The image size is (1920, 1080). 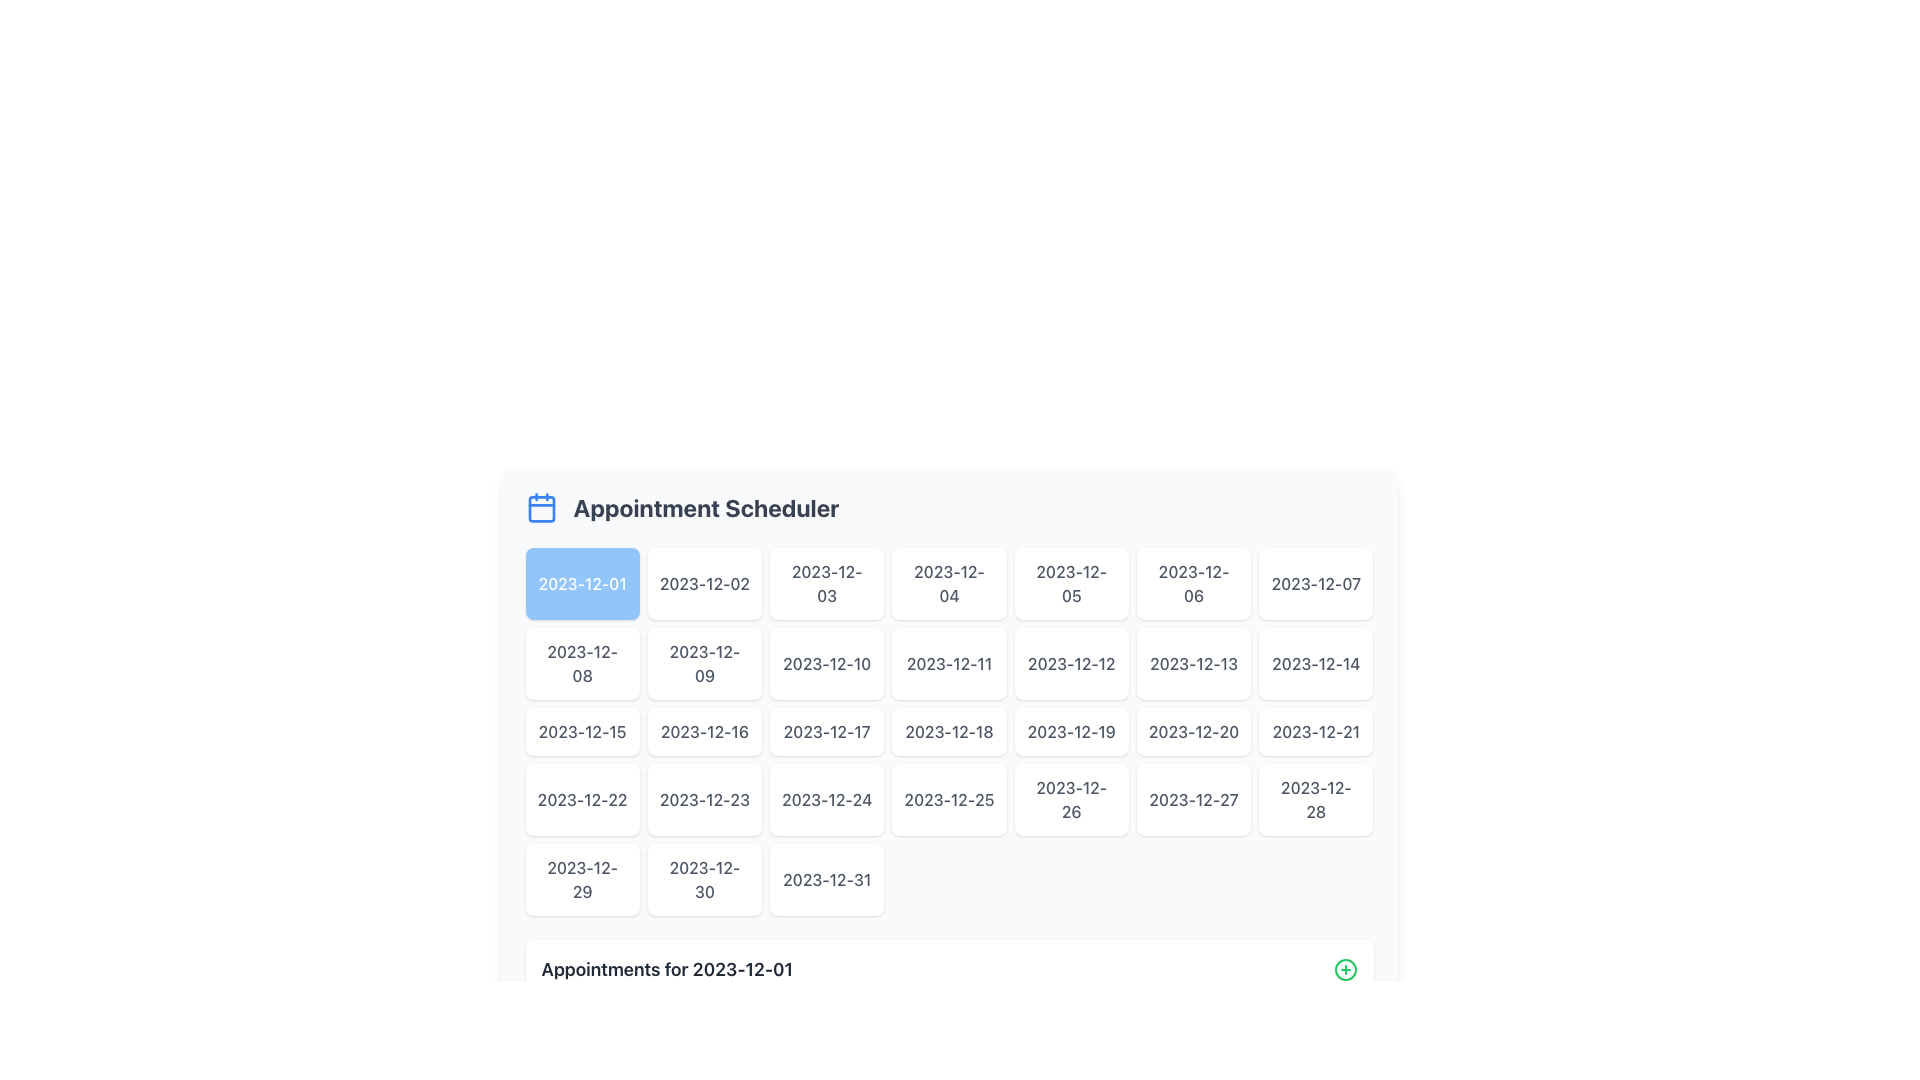 I want to click on the SVG rectangle element that is part of the calendar icon, located to the left of the 'Appointment Scheduler' text, so click(x=541, y=508).